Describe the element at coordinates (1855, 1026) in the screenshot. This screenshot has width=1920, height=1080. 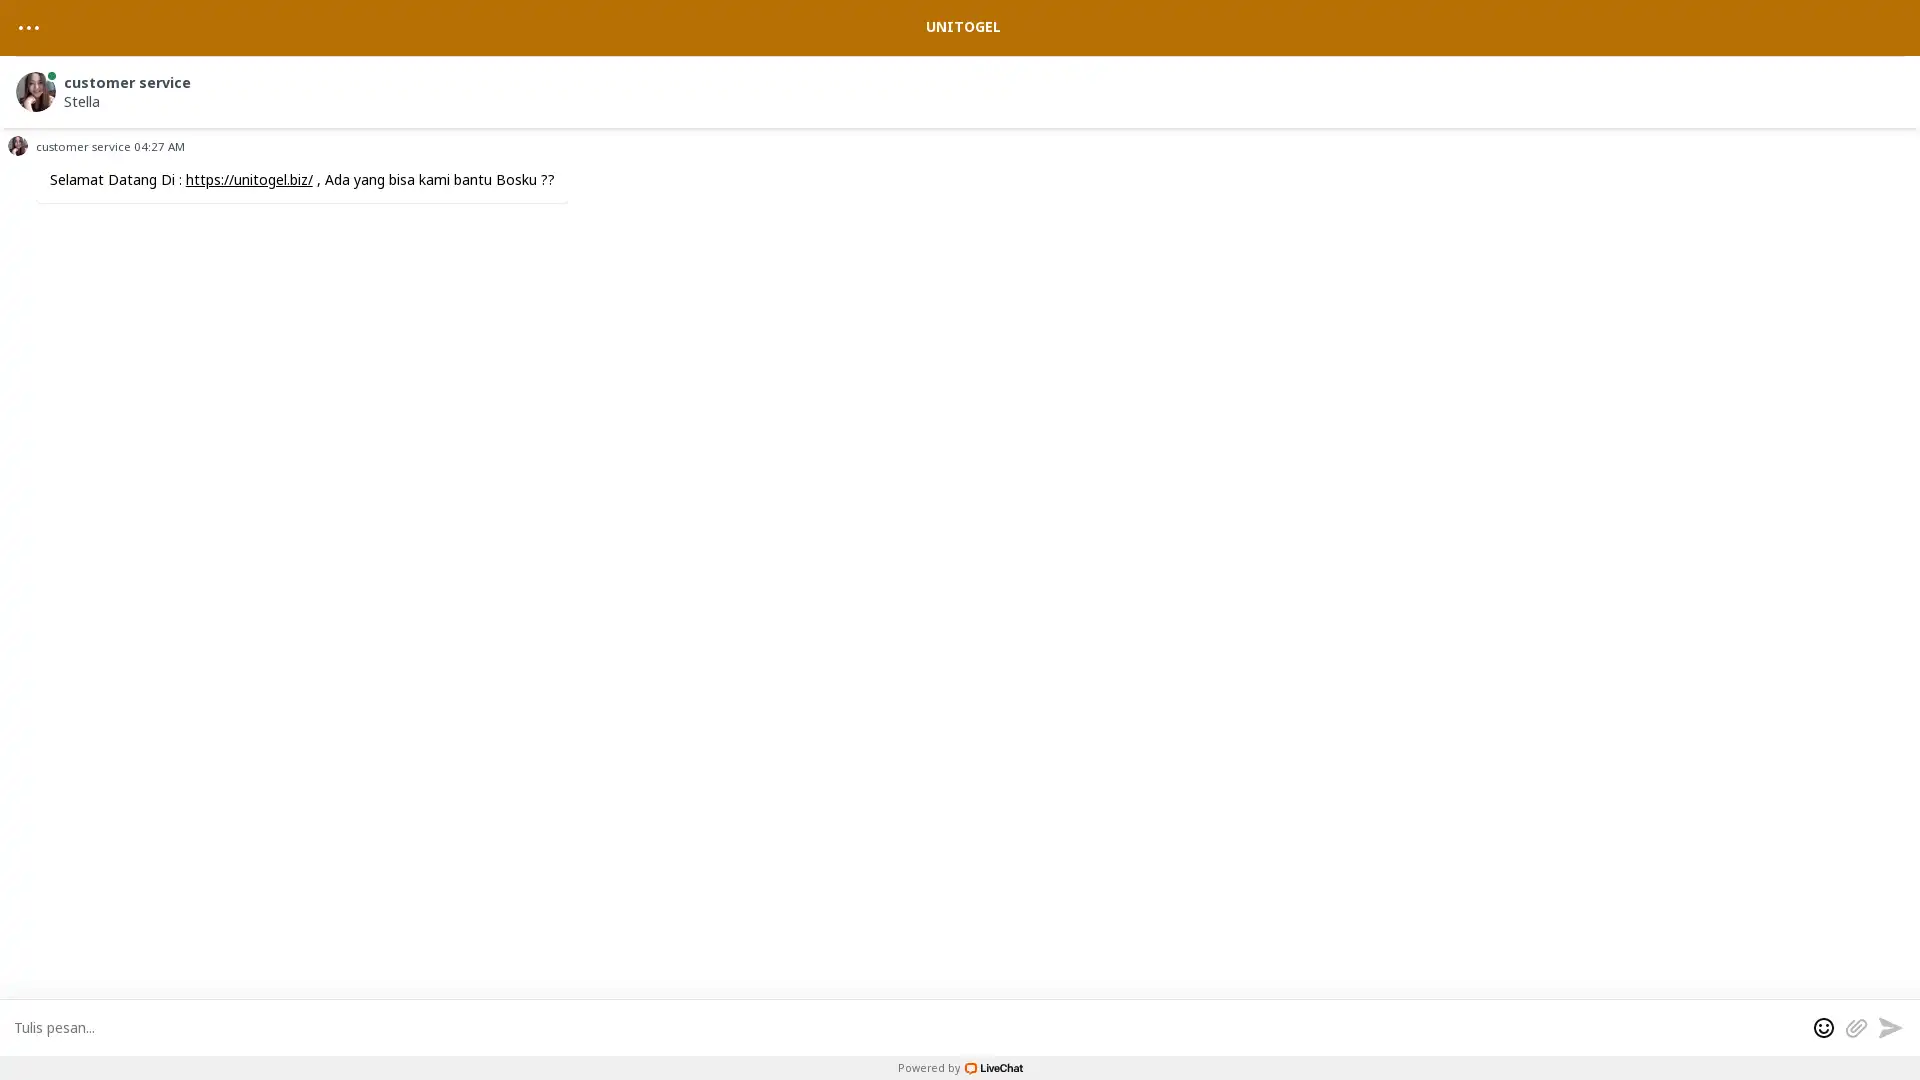
I see `Send a file` at that location.